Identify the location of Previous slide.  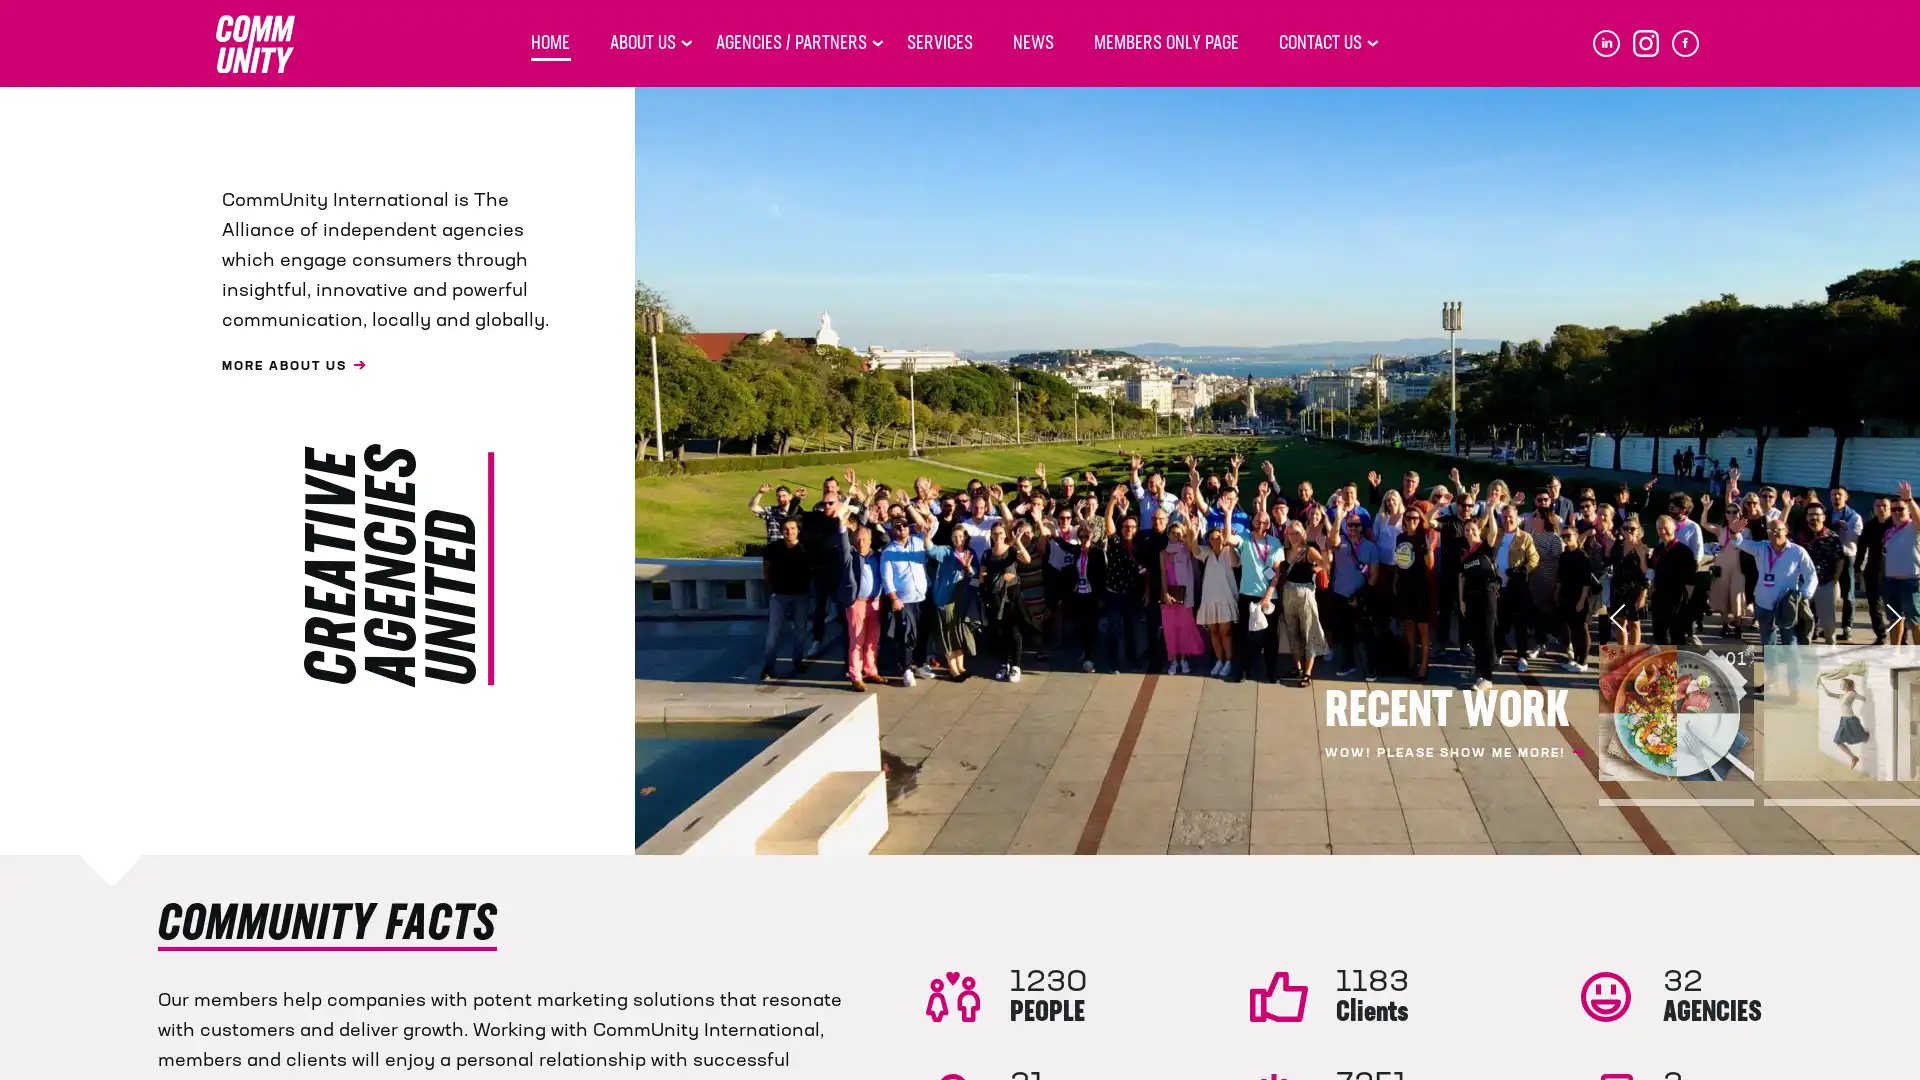
(1626, 627).